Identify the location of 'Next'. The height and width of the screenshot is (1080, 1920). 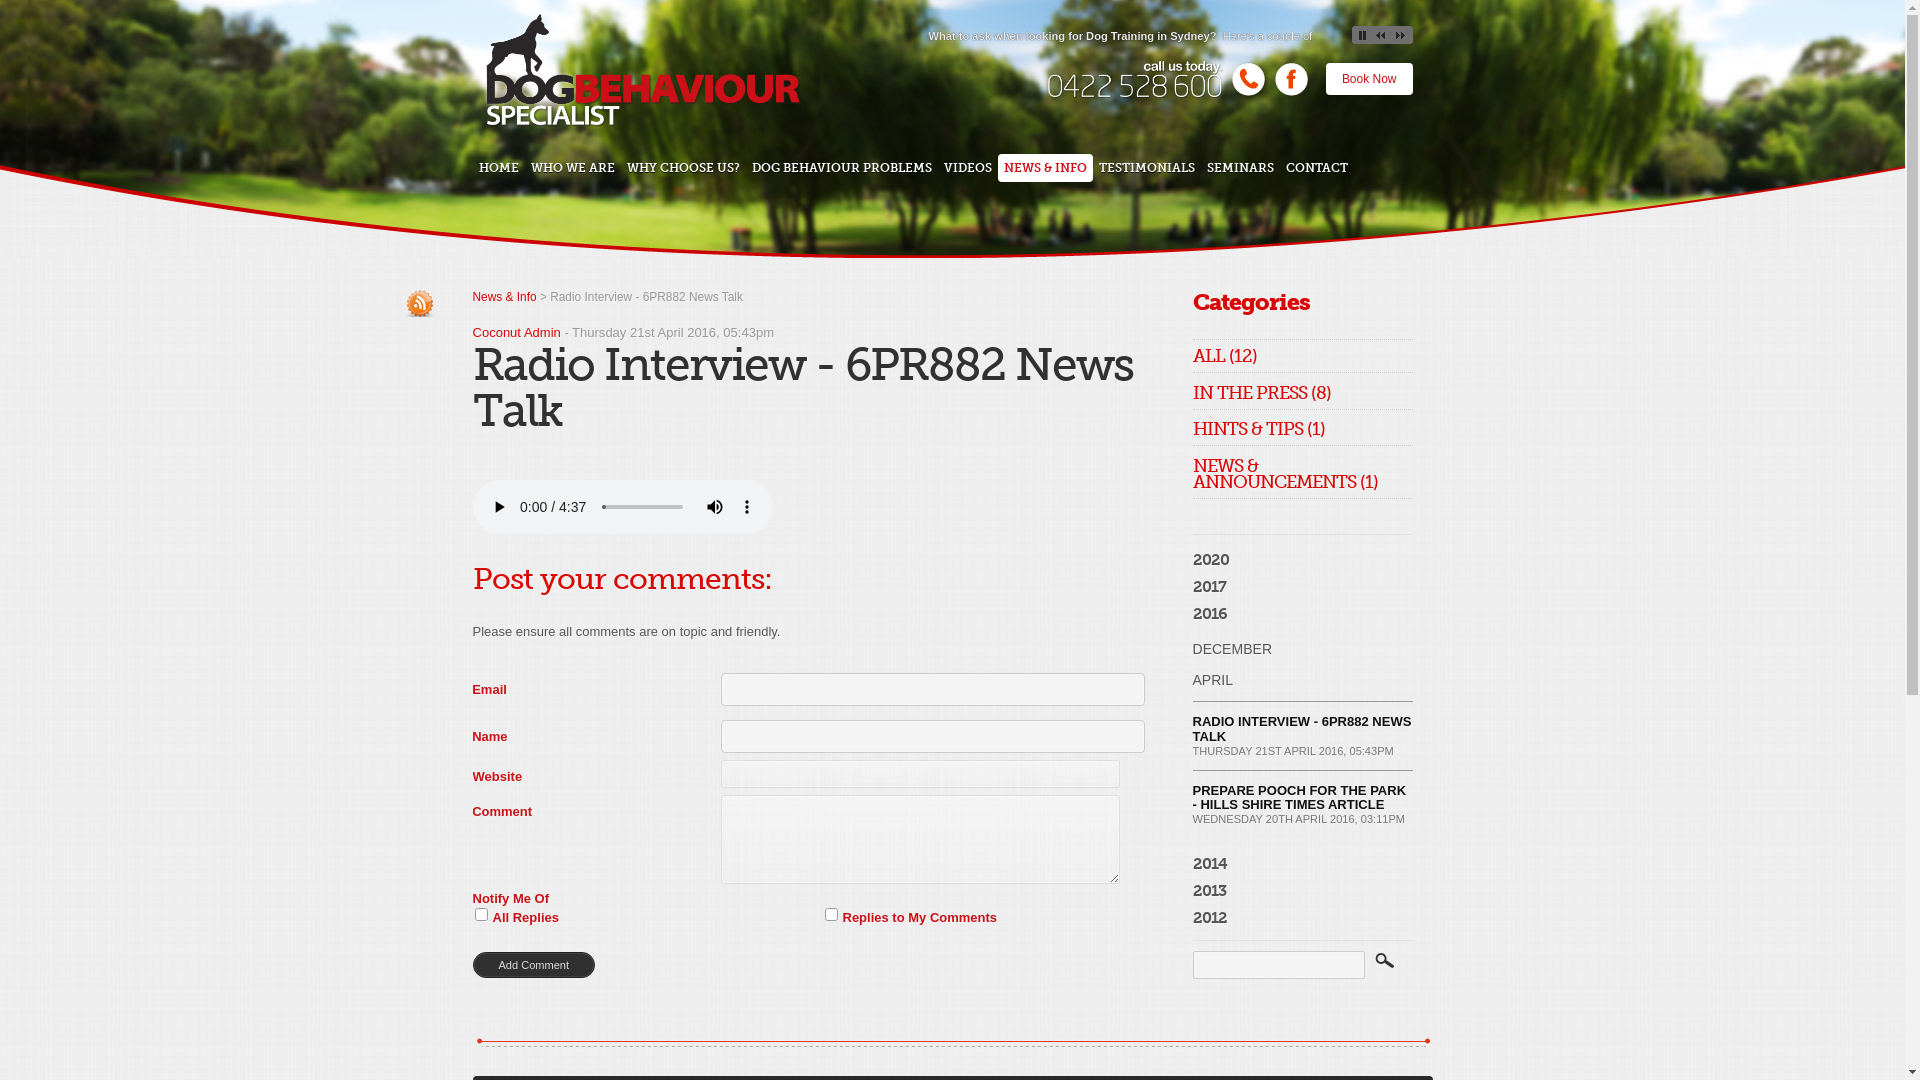
(1400, 34).